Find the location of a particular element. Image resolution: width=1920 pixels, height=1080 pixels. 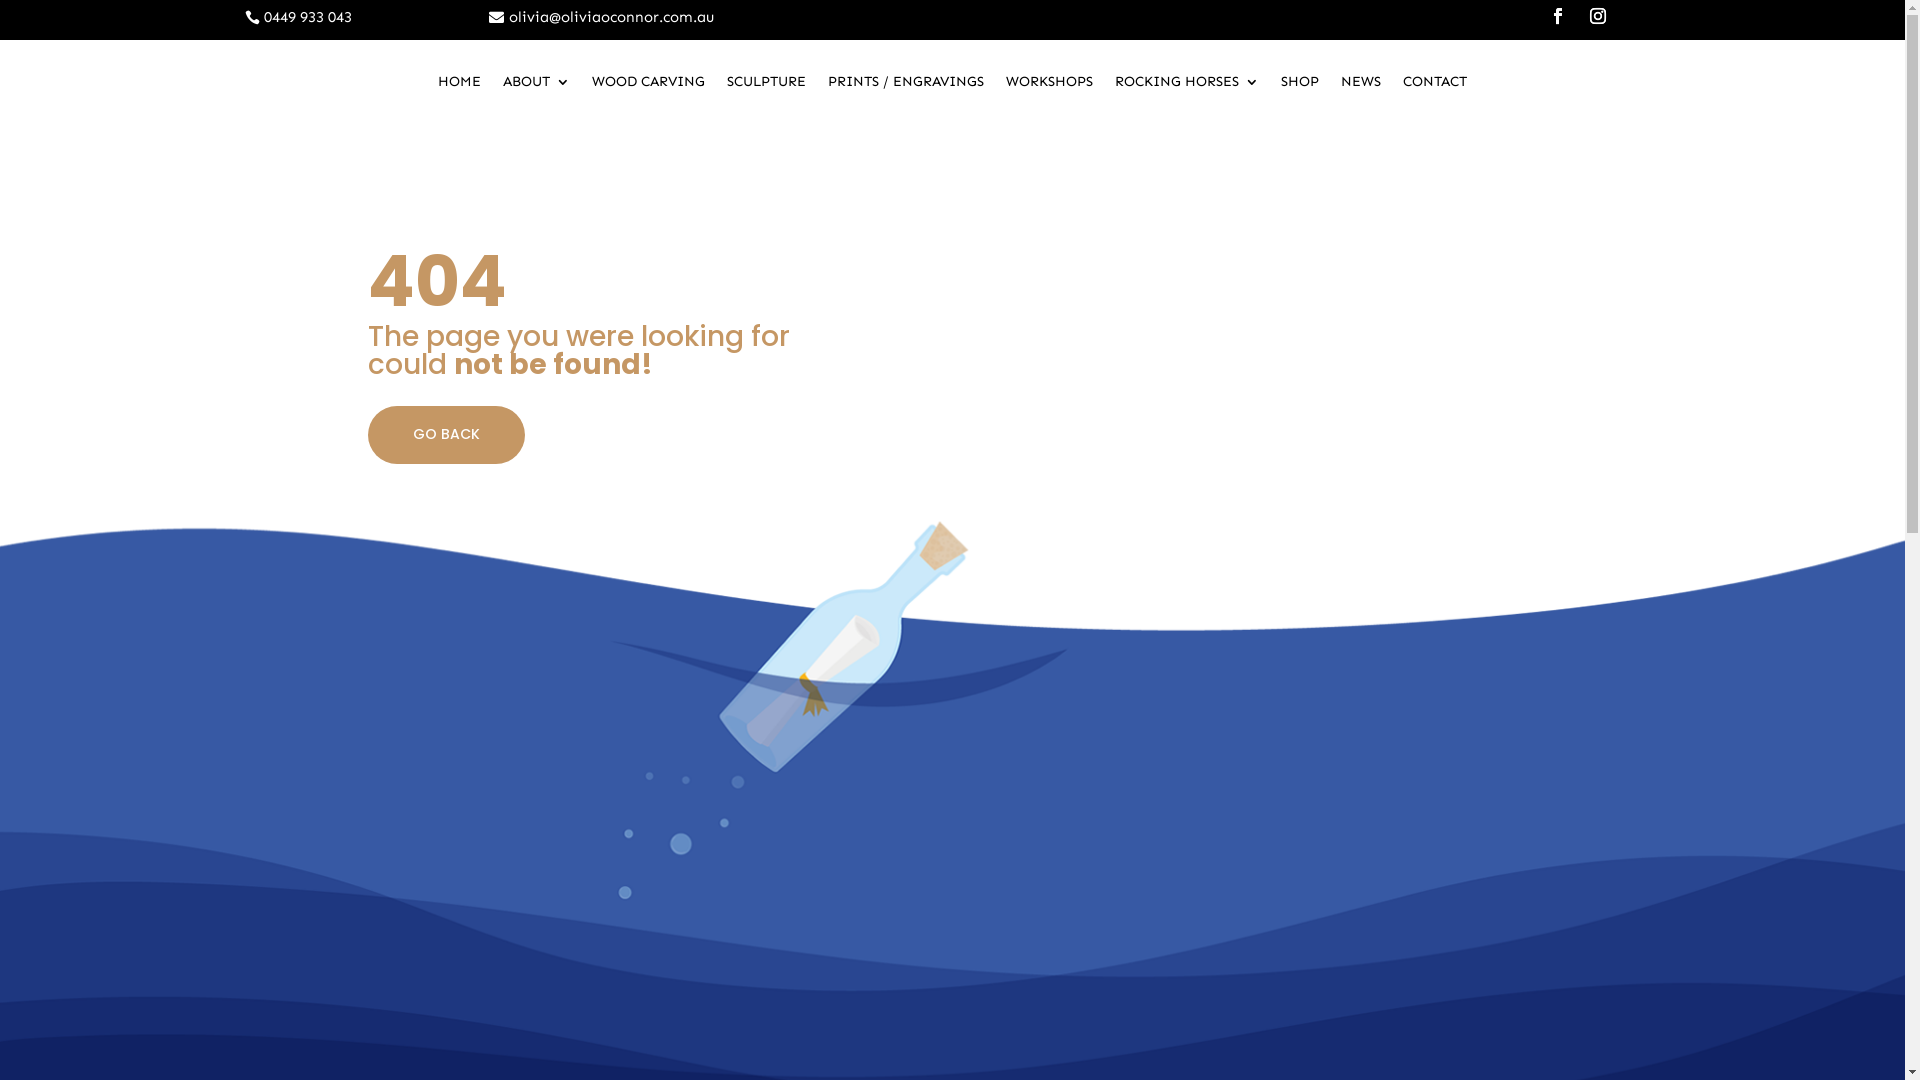

'NEWS' is located at coordinates (1360, 84).